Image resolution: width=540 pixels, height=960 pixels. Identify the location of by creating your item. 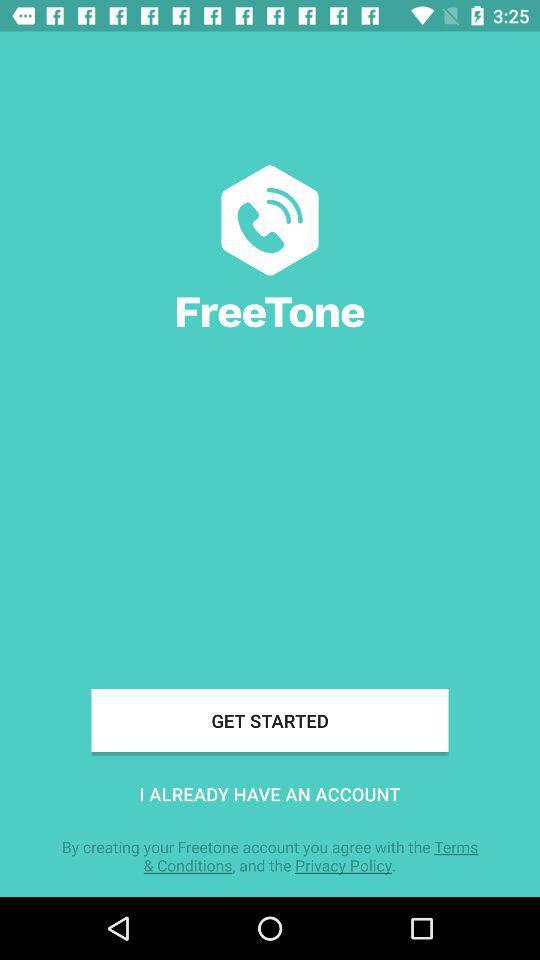
(270, 855).